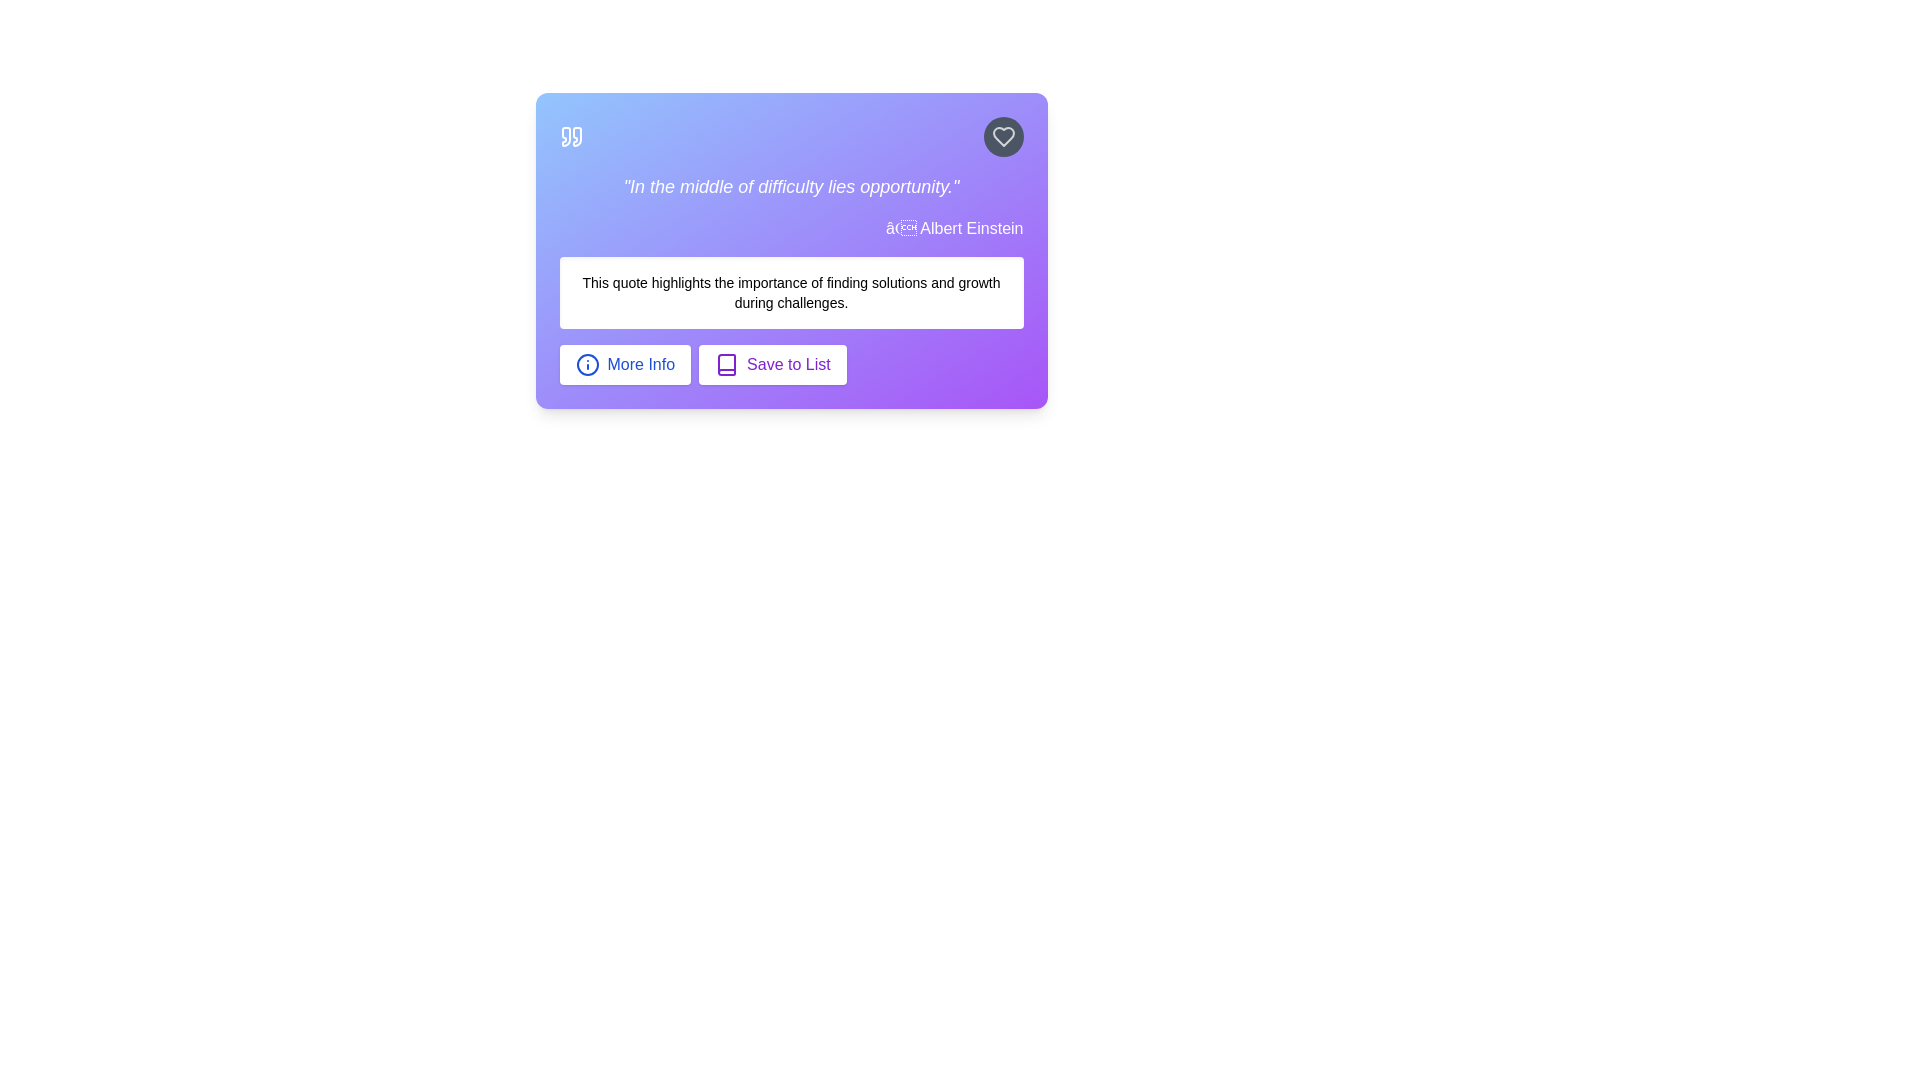 This screenshot has width=1920, height=1080. Describe the element at coordinates (586, 365) in the screenshot. I see `the 'More Info' icon located to the left of the 'More Info' text within the button on the bottom left of the card display` at that location.